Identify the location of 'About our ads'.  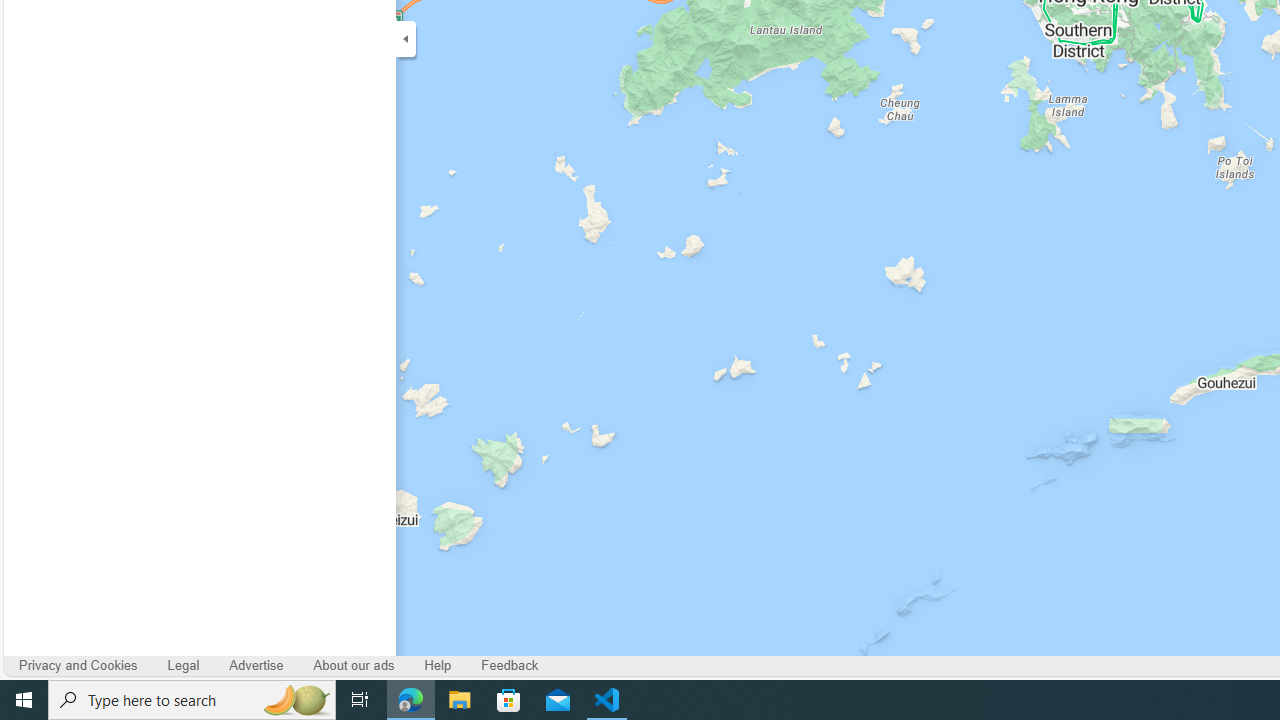
(354, 665).